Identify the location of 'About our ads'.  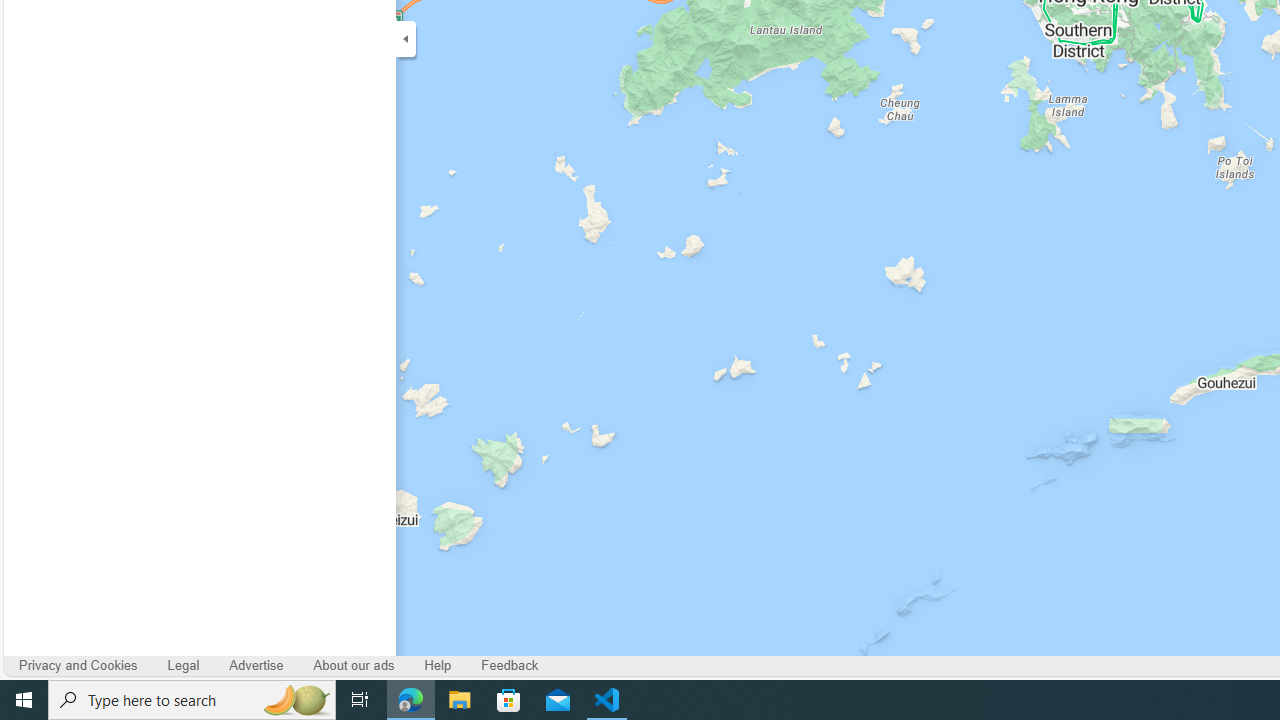
(354, 665).